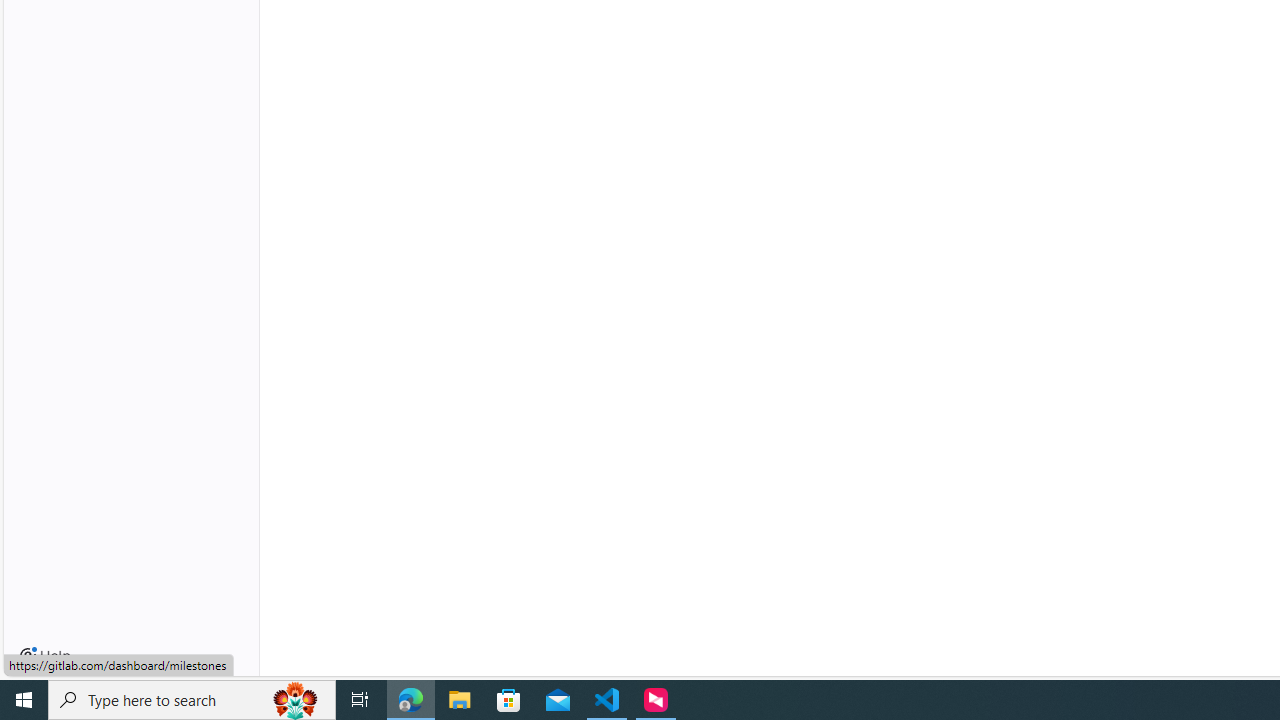  I want to click on 'Help', so click(45, 655).